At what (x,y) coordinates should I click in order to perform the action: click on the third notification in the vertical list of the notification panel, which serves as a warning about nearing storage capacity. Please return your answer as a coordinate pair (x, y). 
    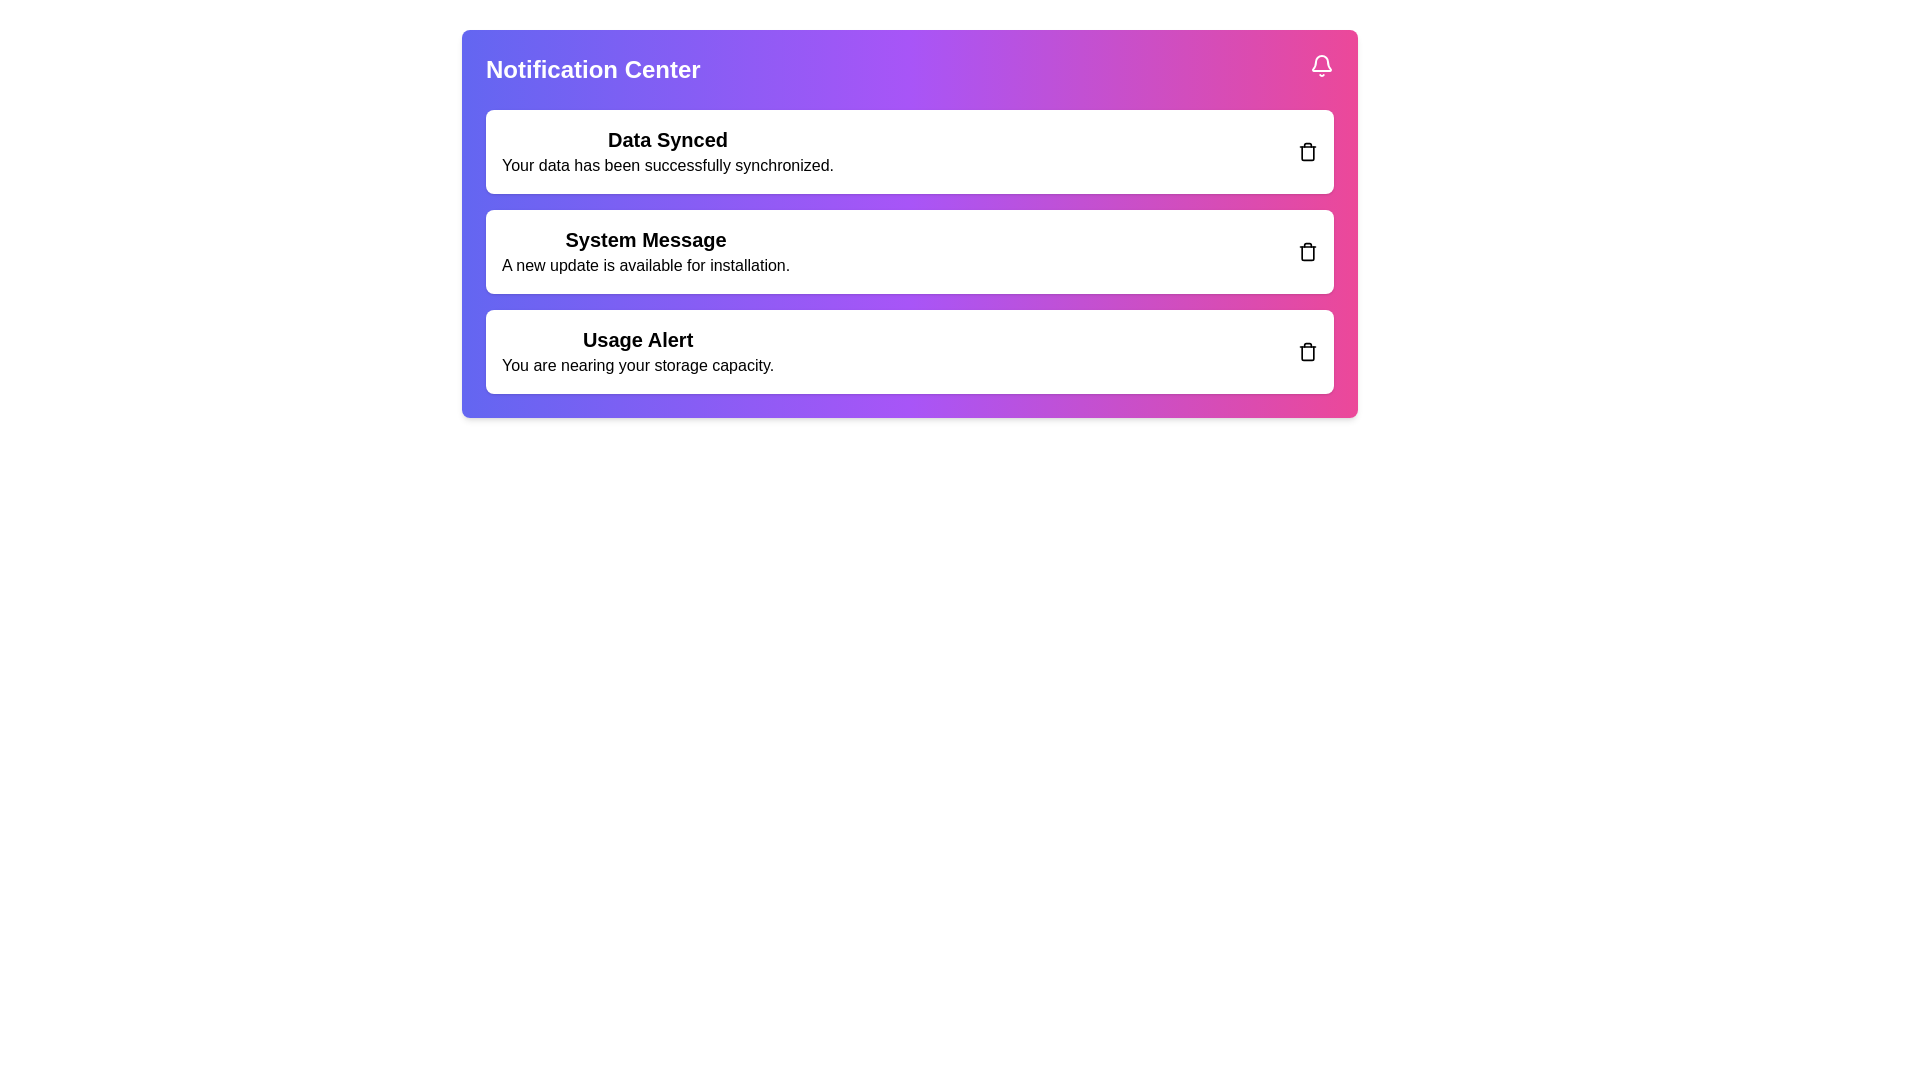
    Looking at the image, I should click on (637, 350).